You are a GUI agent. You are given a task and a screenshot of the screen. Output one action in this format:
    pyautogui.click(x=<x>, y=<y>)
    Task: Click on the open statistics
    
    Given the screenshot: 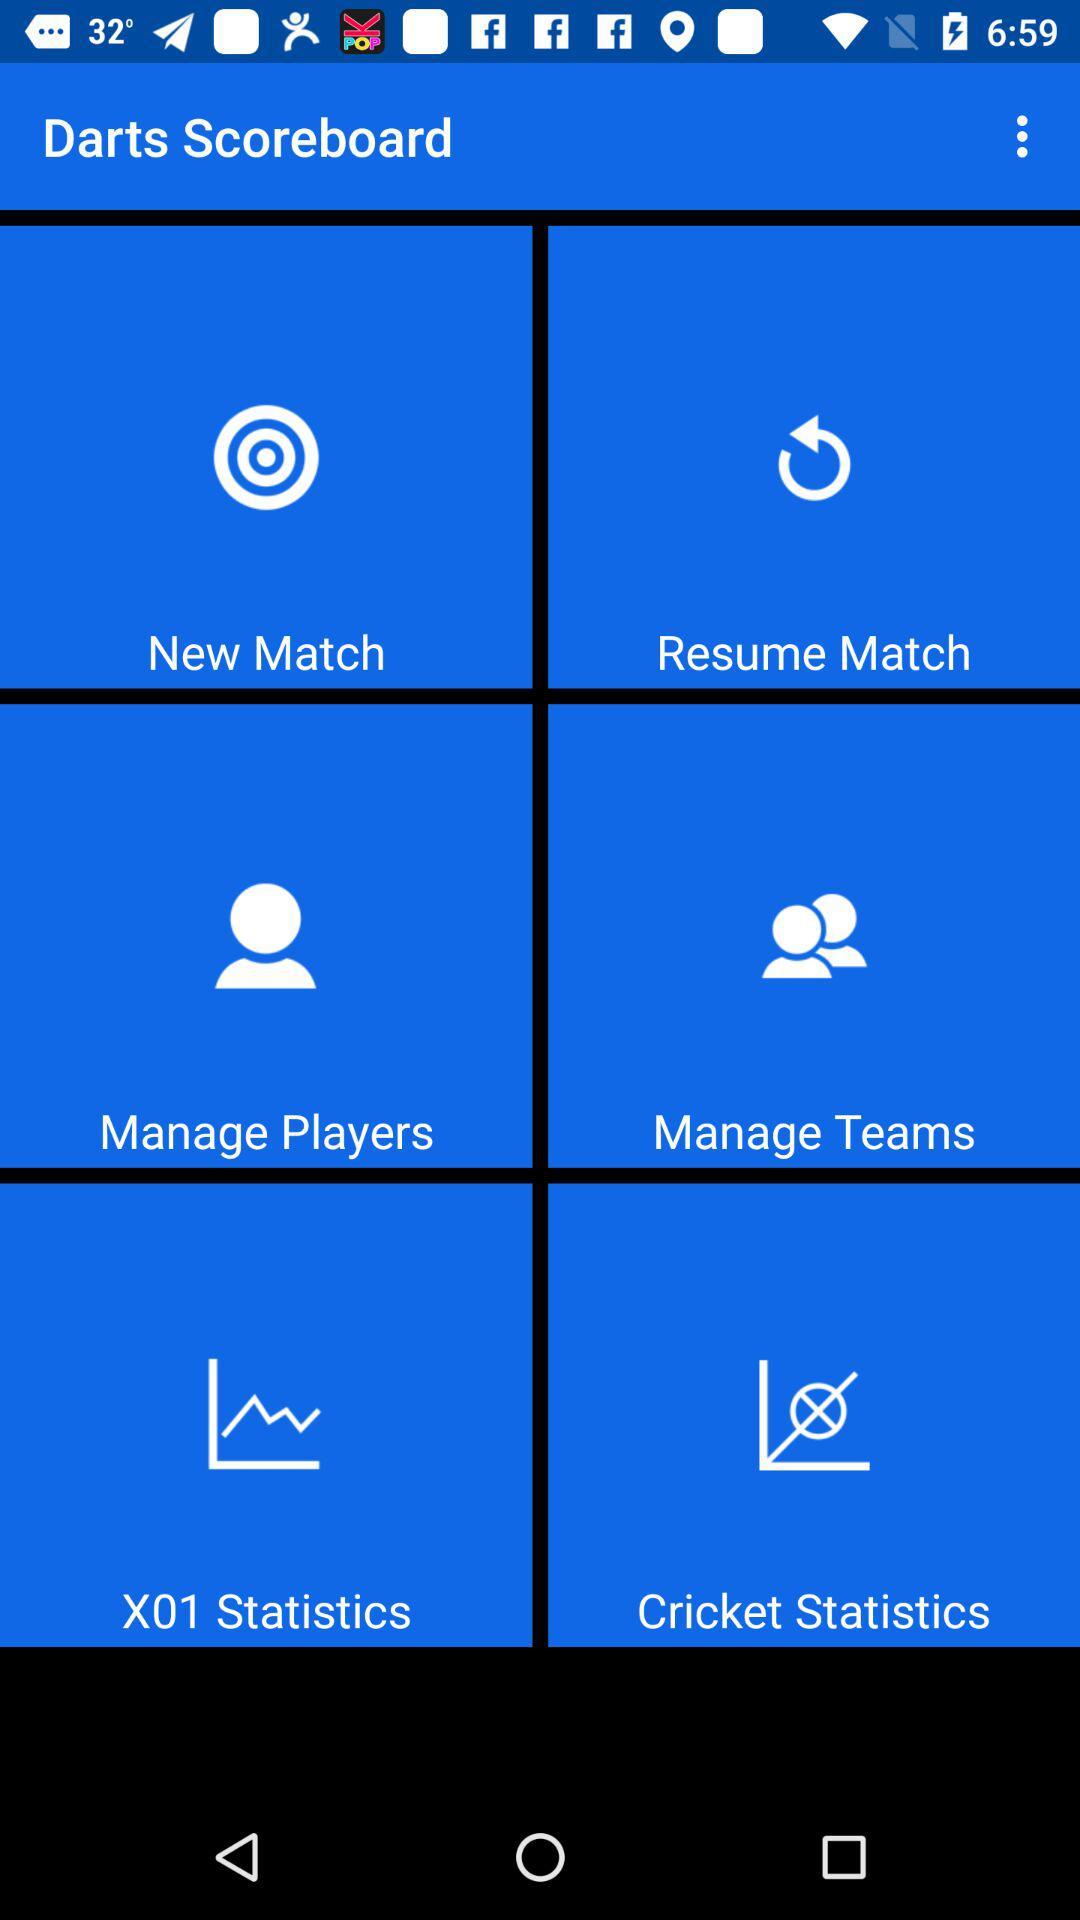 What is the action you would take?
    pyautogui.click(x=265, y=1414)
    